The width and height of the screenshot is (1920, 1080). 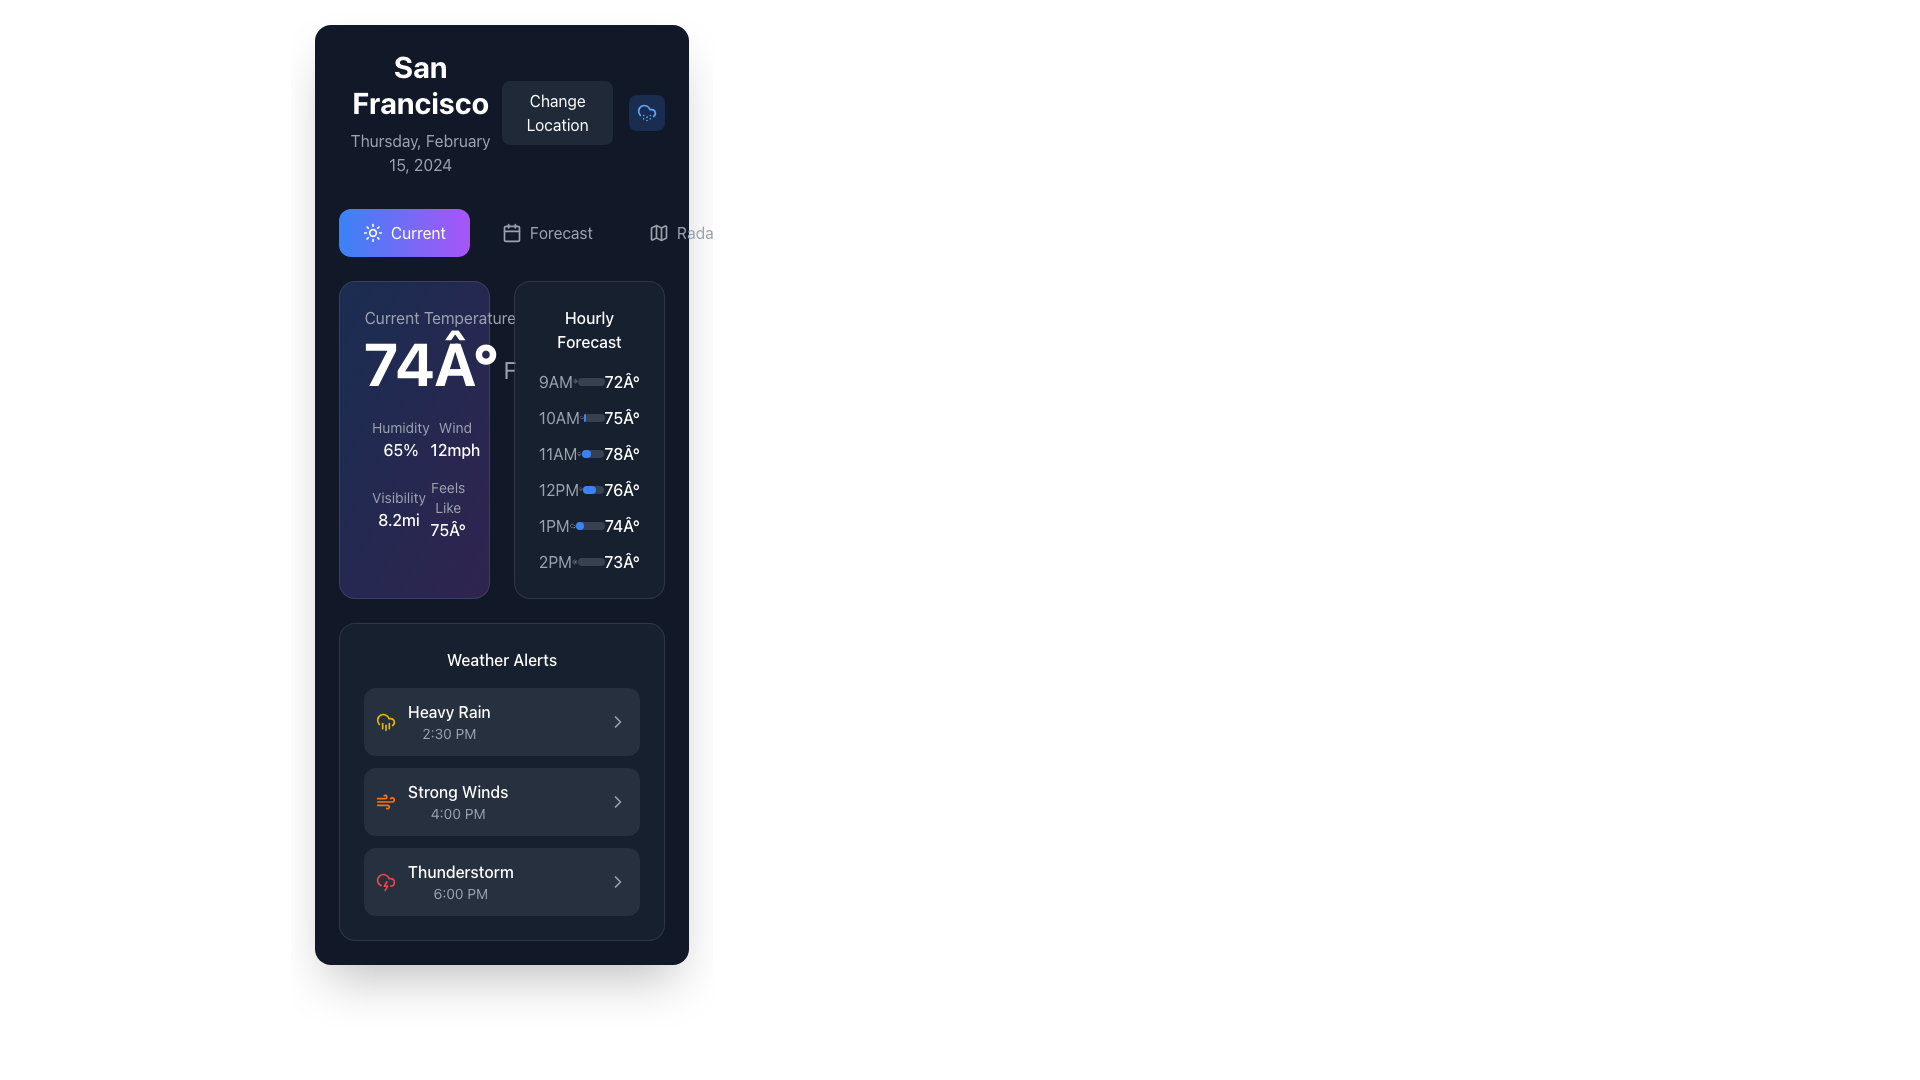 What do you see at coordinates (385, 438) in the screenshot?
I see `current humidity level displayed in the top-left corner of the environmental metrics grid, above the 'Visibility' metric and to the left of the 'Wind' statistic` at bounding box center [385, 438].